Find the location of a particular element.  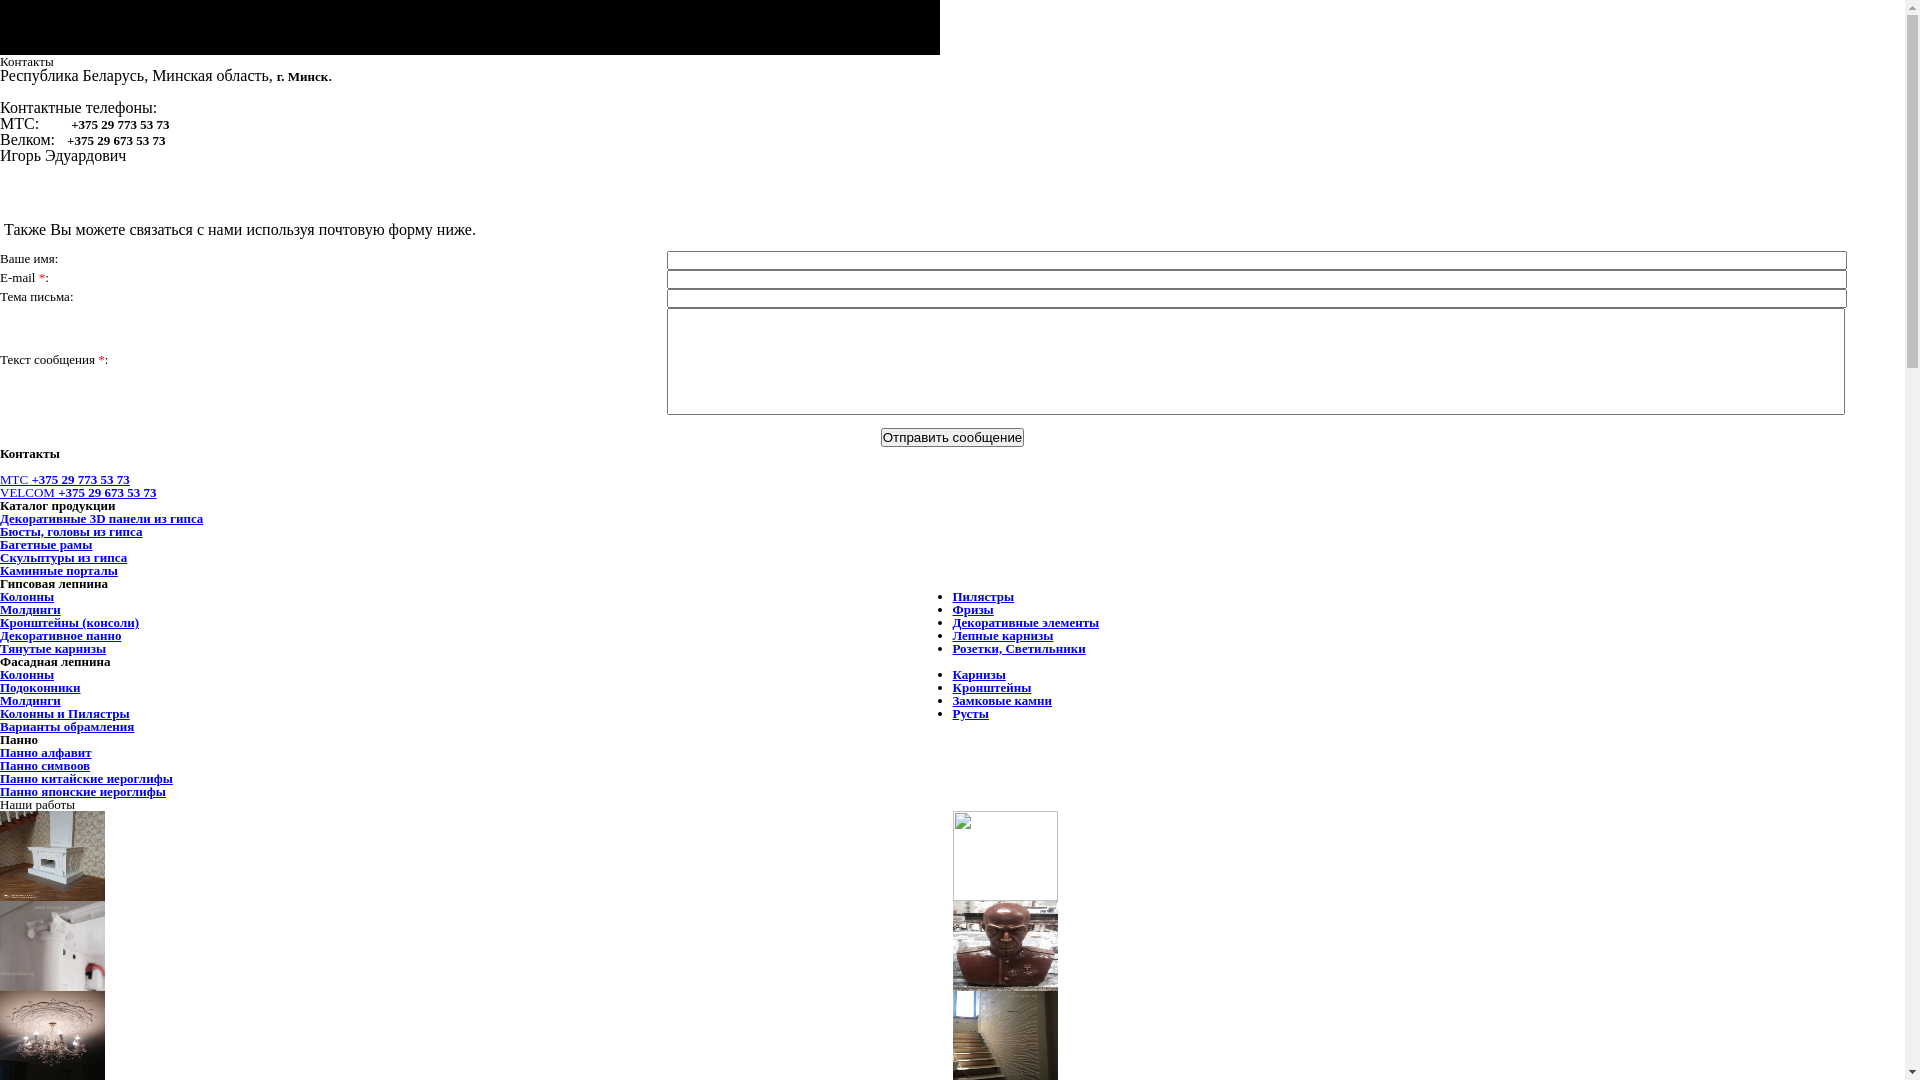

'VELCOM +375 29 673 53 73' is located at coordinates (78, 492).